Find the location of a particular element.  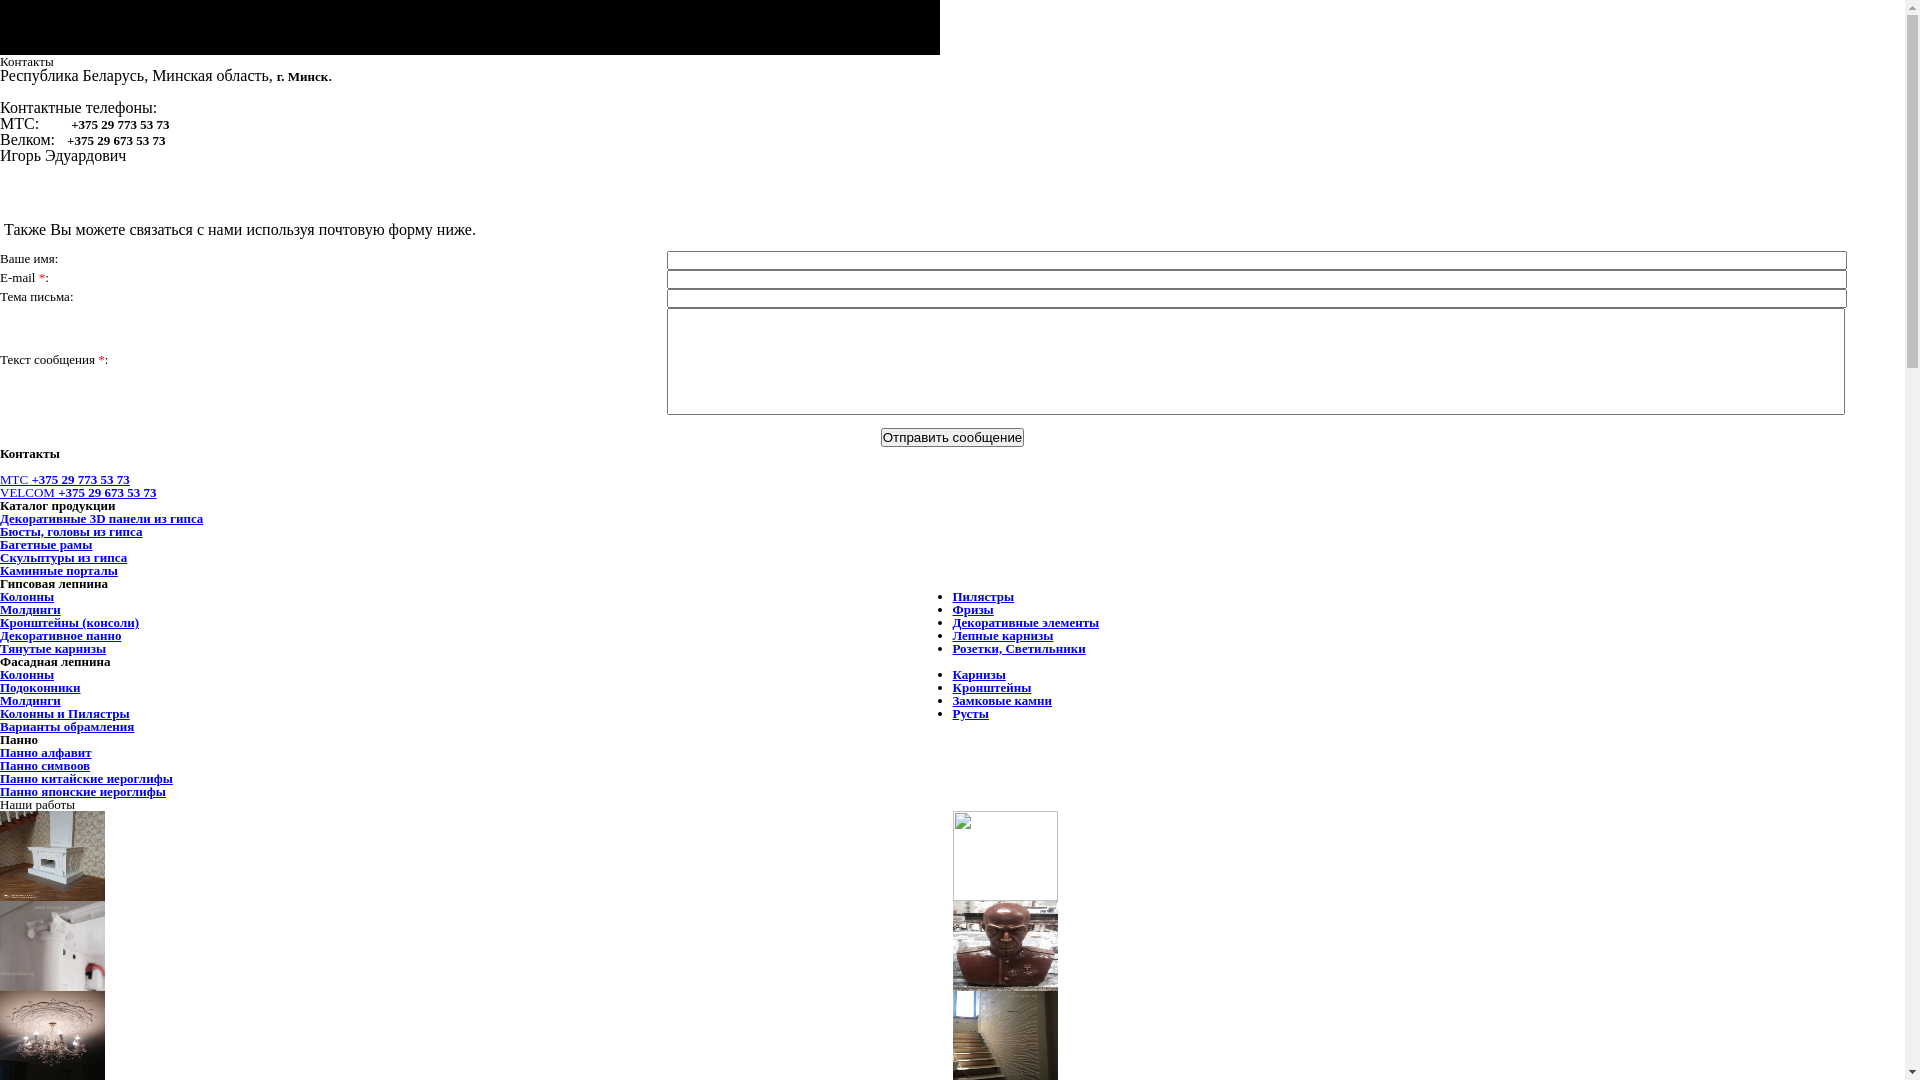

'VELCOM +375 29 673 53 73' is located at coordinates (78, 492).